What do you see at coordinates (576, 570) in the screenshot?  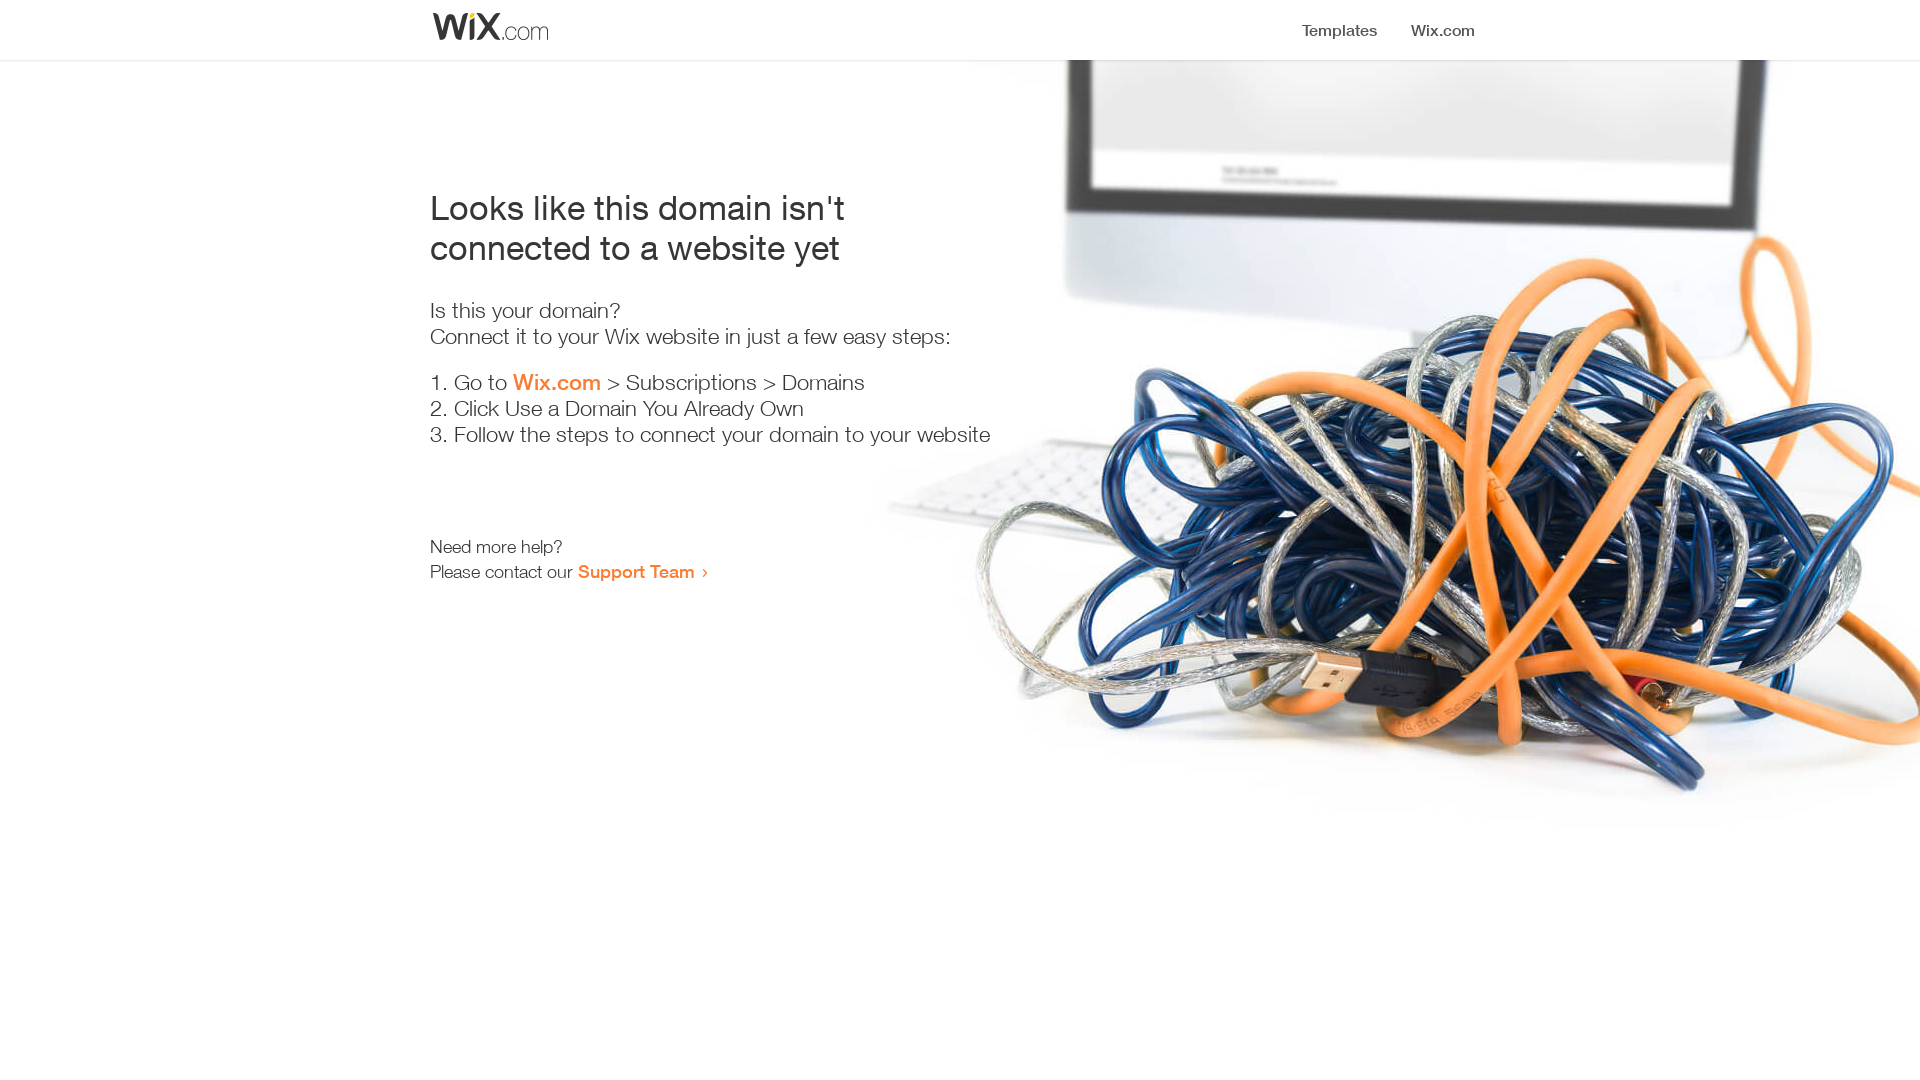 I see `'Support Team'` at bounding box center [576, 570].